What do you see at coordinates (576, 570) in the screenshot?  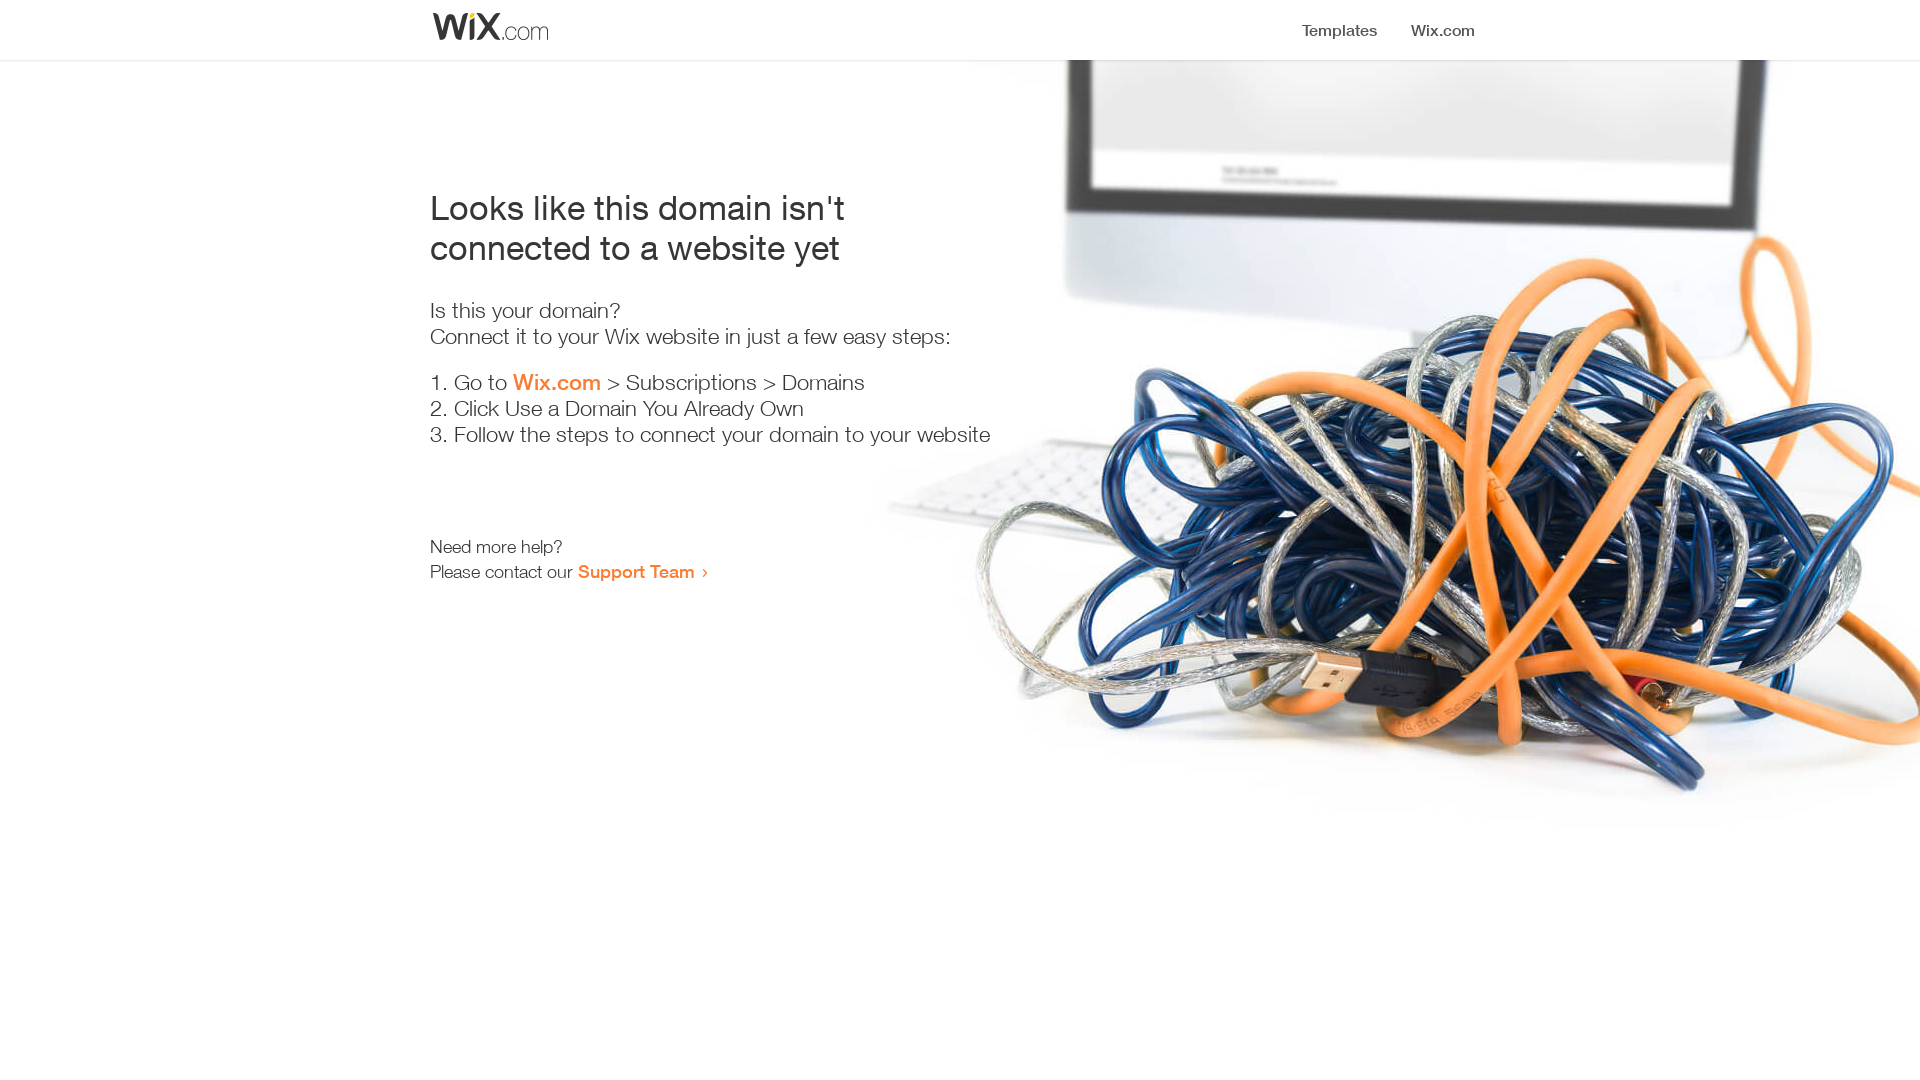 I see `'Support Team'` at bounding box center [576, 570].